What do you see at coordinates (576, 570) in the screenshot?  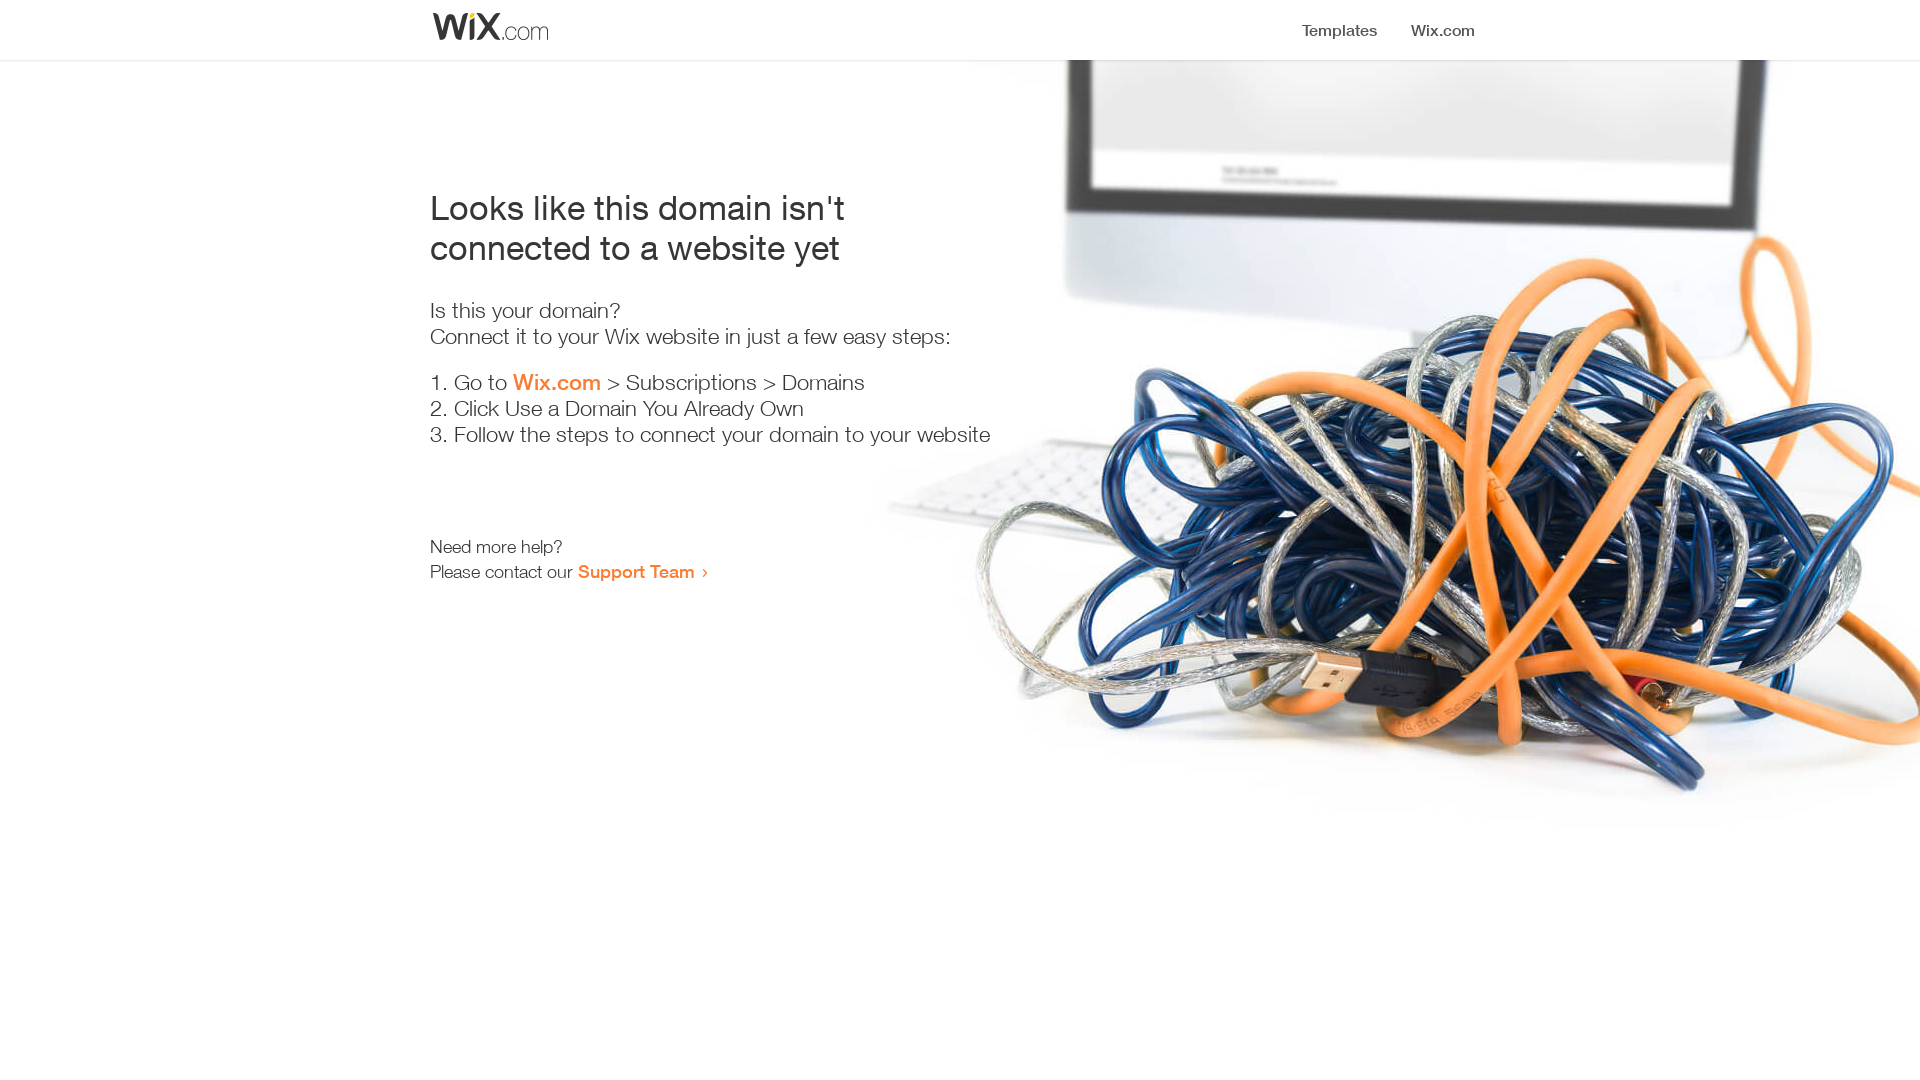 I see `'Support Team'` at bounding box center [576, 570].